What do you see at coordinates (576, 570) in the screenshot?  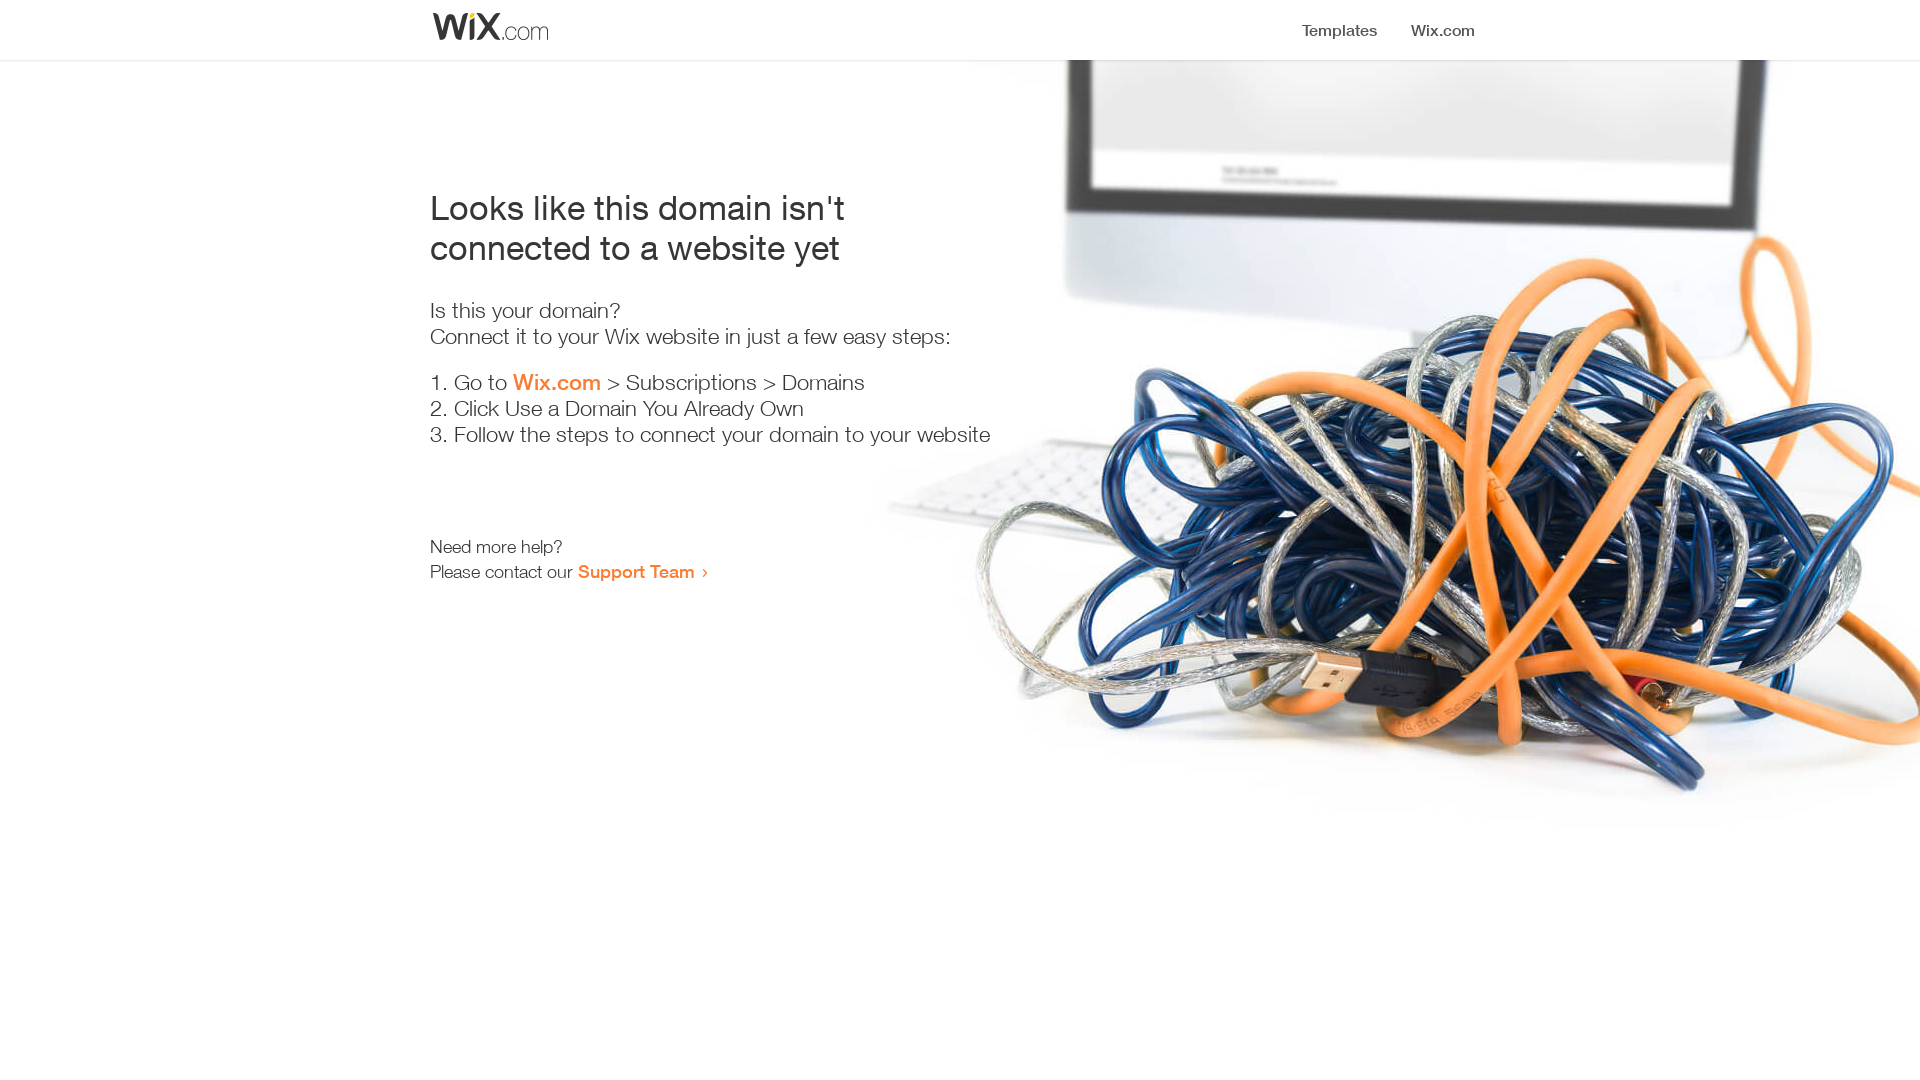 I see `'Support Team'` at bounding box center [576, 570].